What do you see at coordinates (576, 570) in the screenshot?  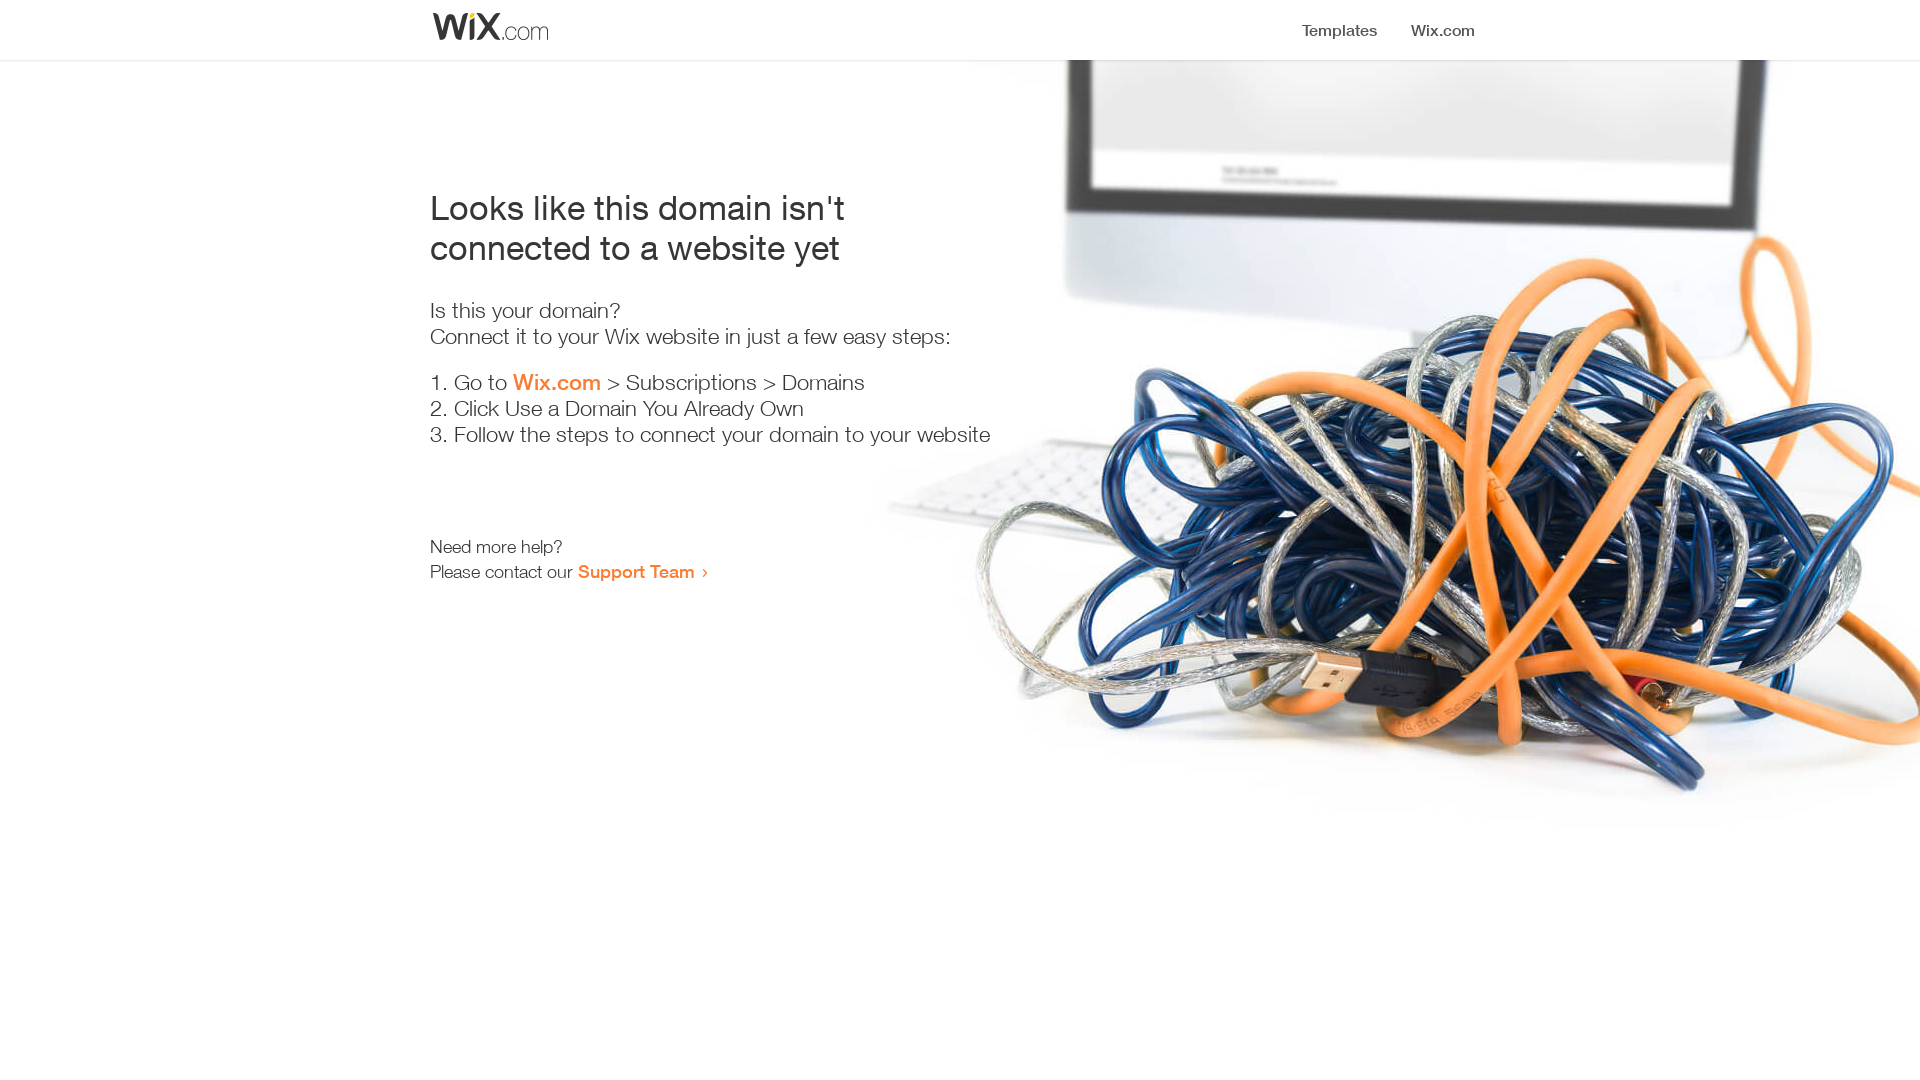 I see `'Support Team'` at bounding box center [576, 570].